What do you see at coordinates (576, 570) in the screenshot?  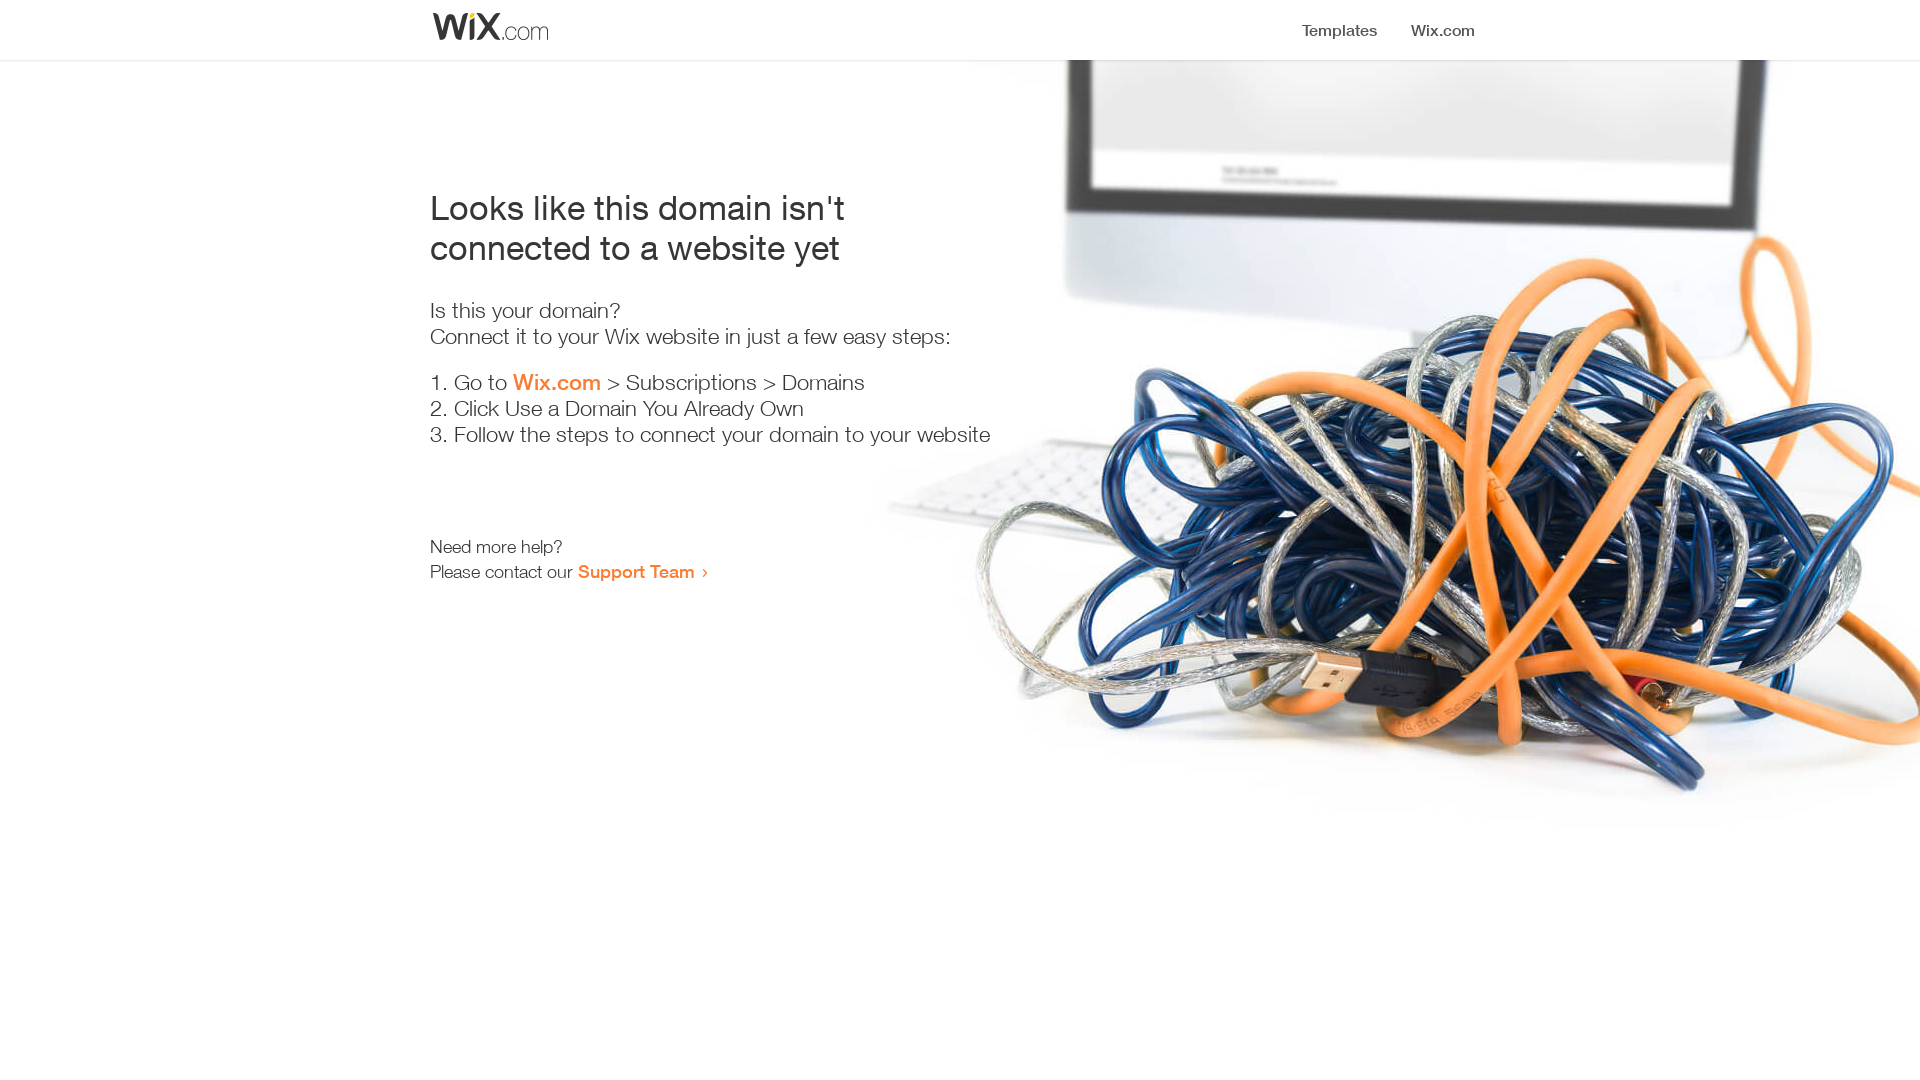 I see `'Support Team'` at bounding box center [576, 570].